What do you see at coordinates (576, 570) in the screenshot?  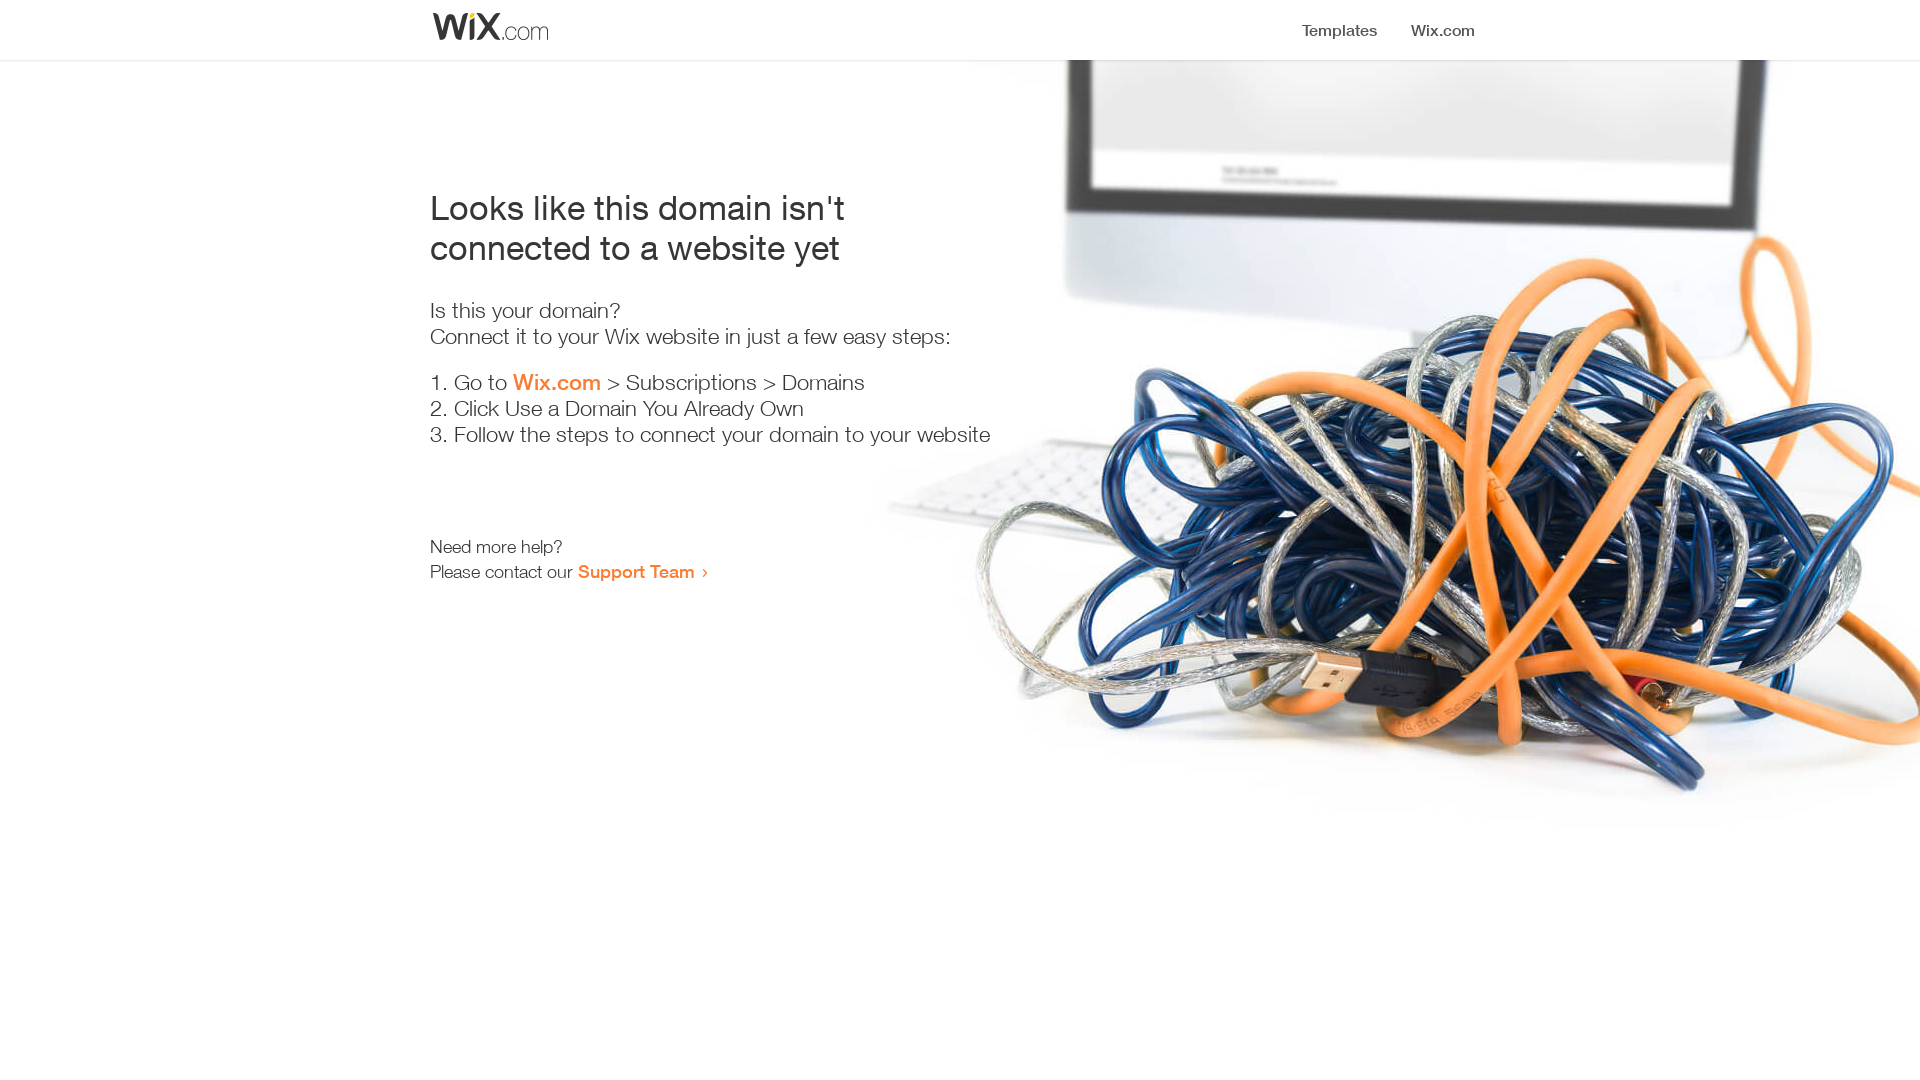 I see `'Support Team'` at bounding box center [576, 570].